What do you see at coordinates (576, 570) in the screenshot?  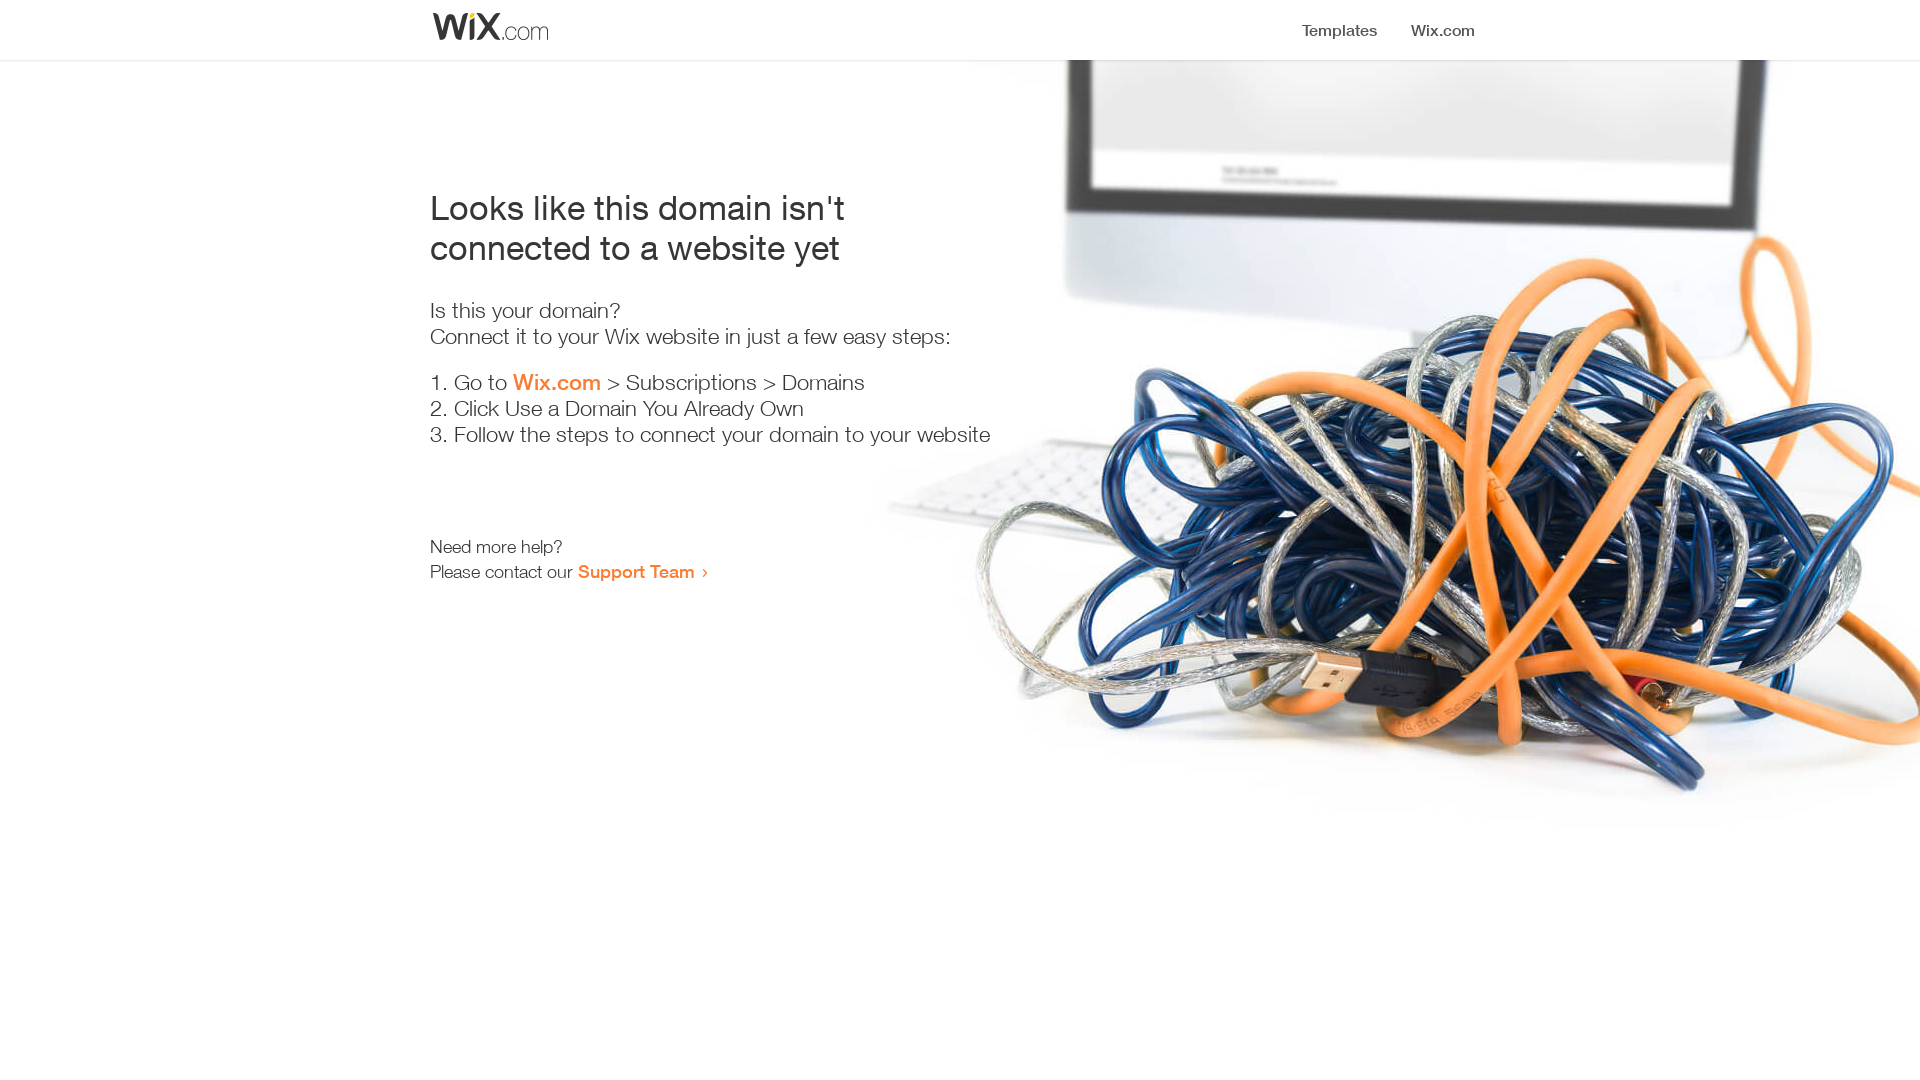 I see `'Support Team'` at bounding box center [576, 570].